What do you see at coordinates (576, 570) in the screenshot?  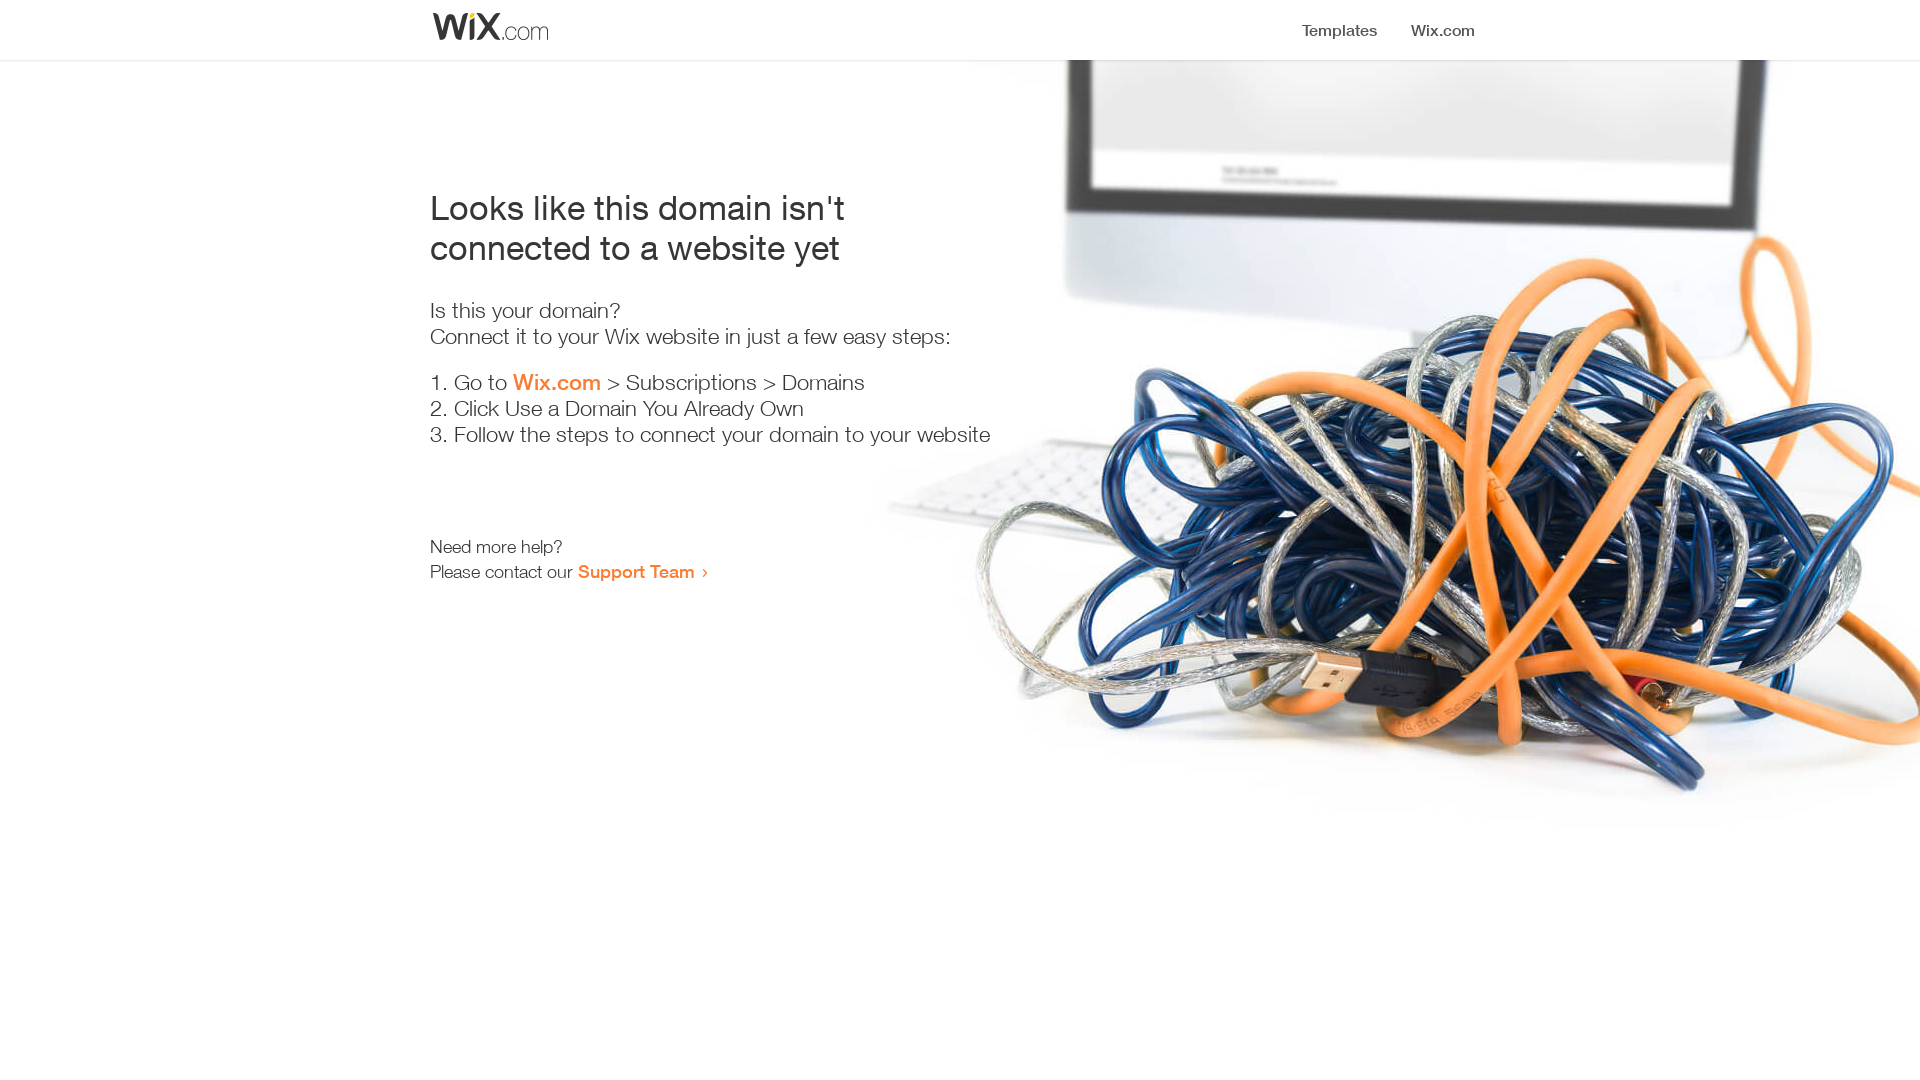 I see `'Support Team'` at bounding box center [576, 570].